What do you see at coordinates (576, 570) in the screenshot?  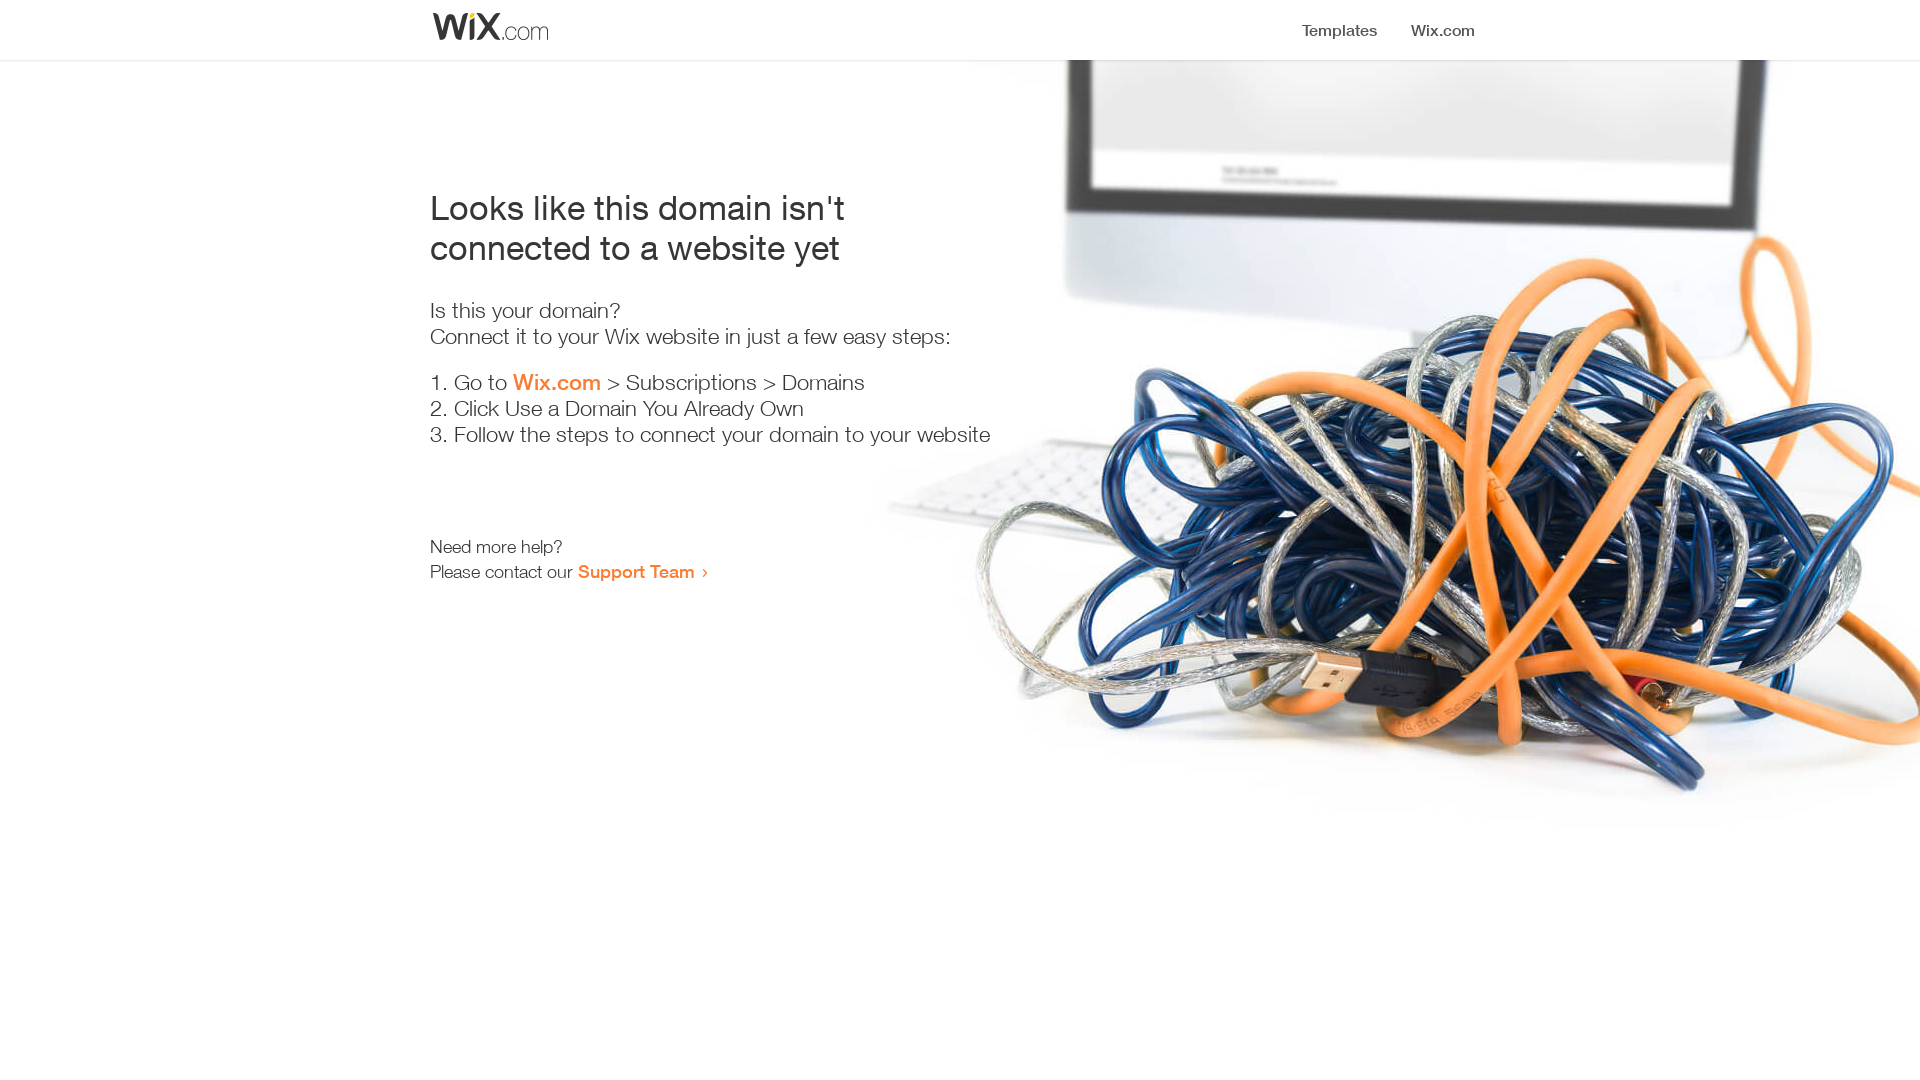 I see `'Support Team'` at bounding box center [576, 570].